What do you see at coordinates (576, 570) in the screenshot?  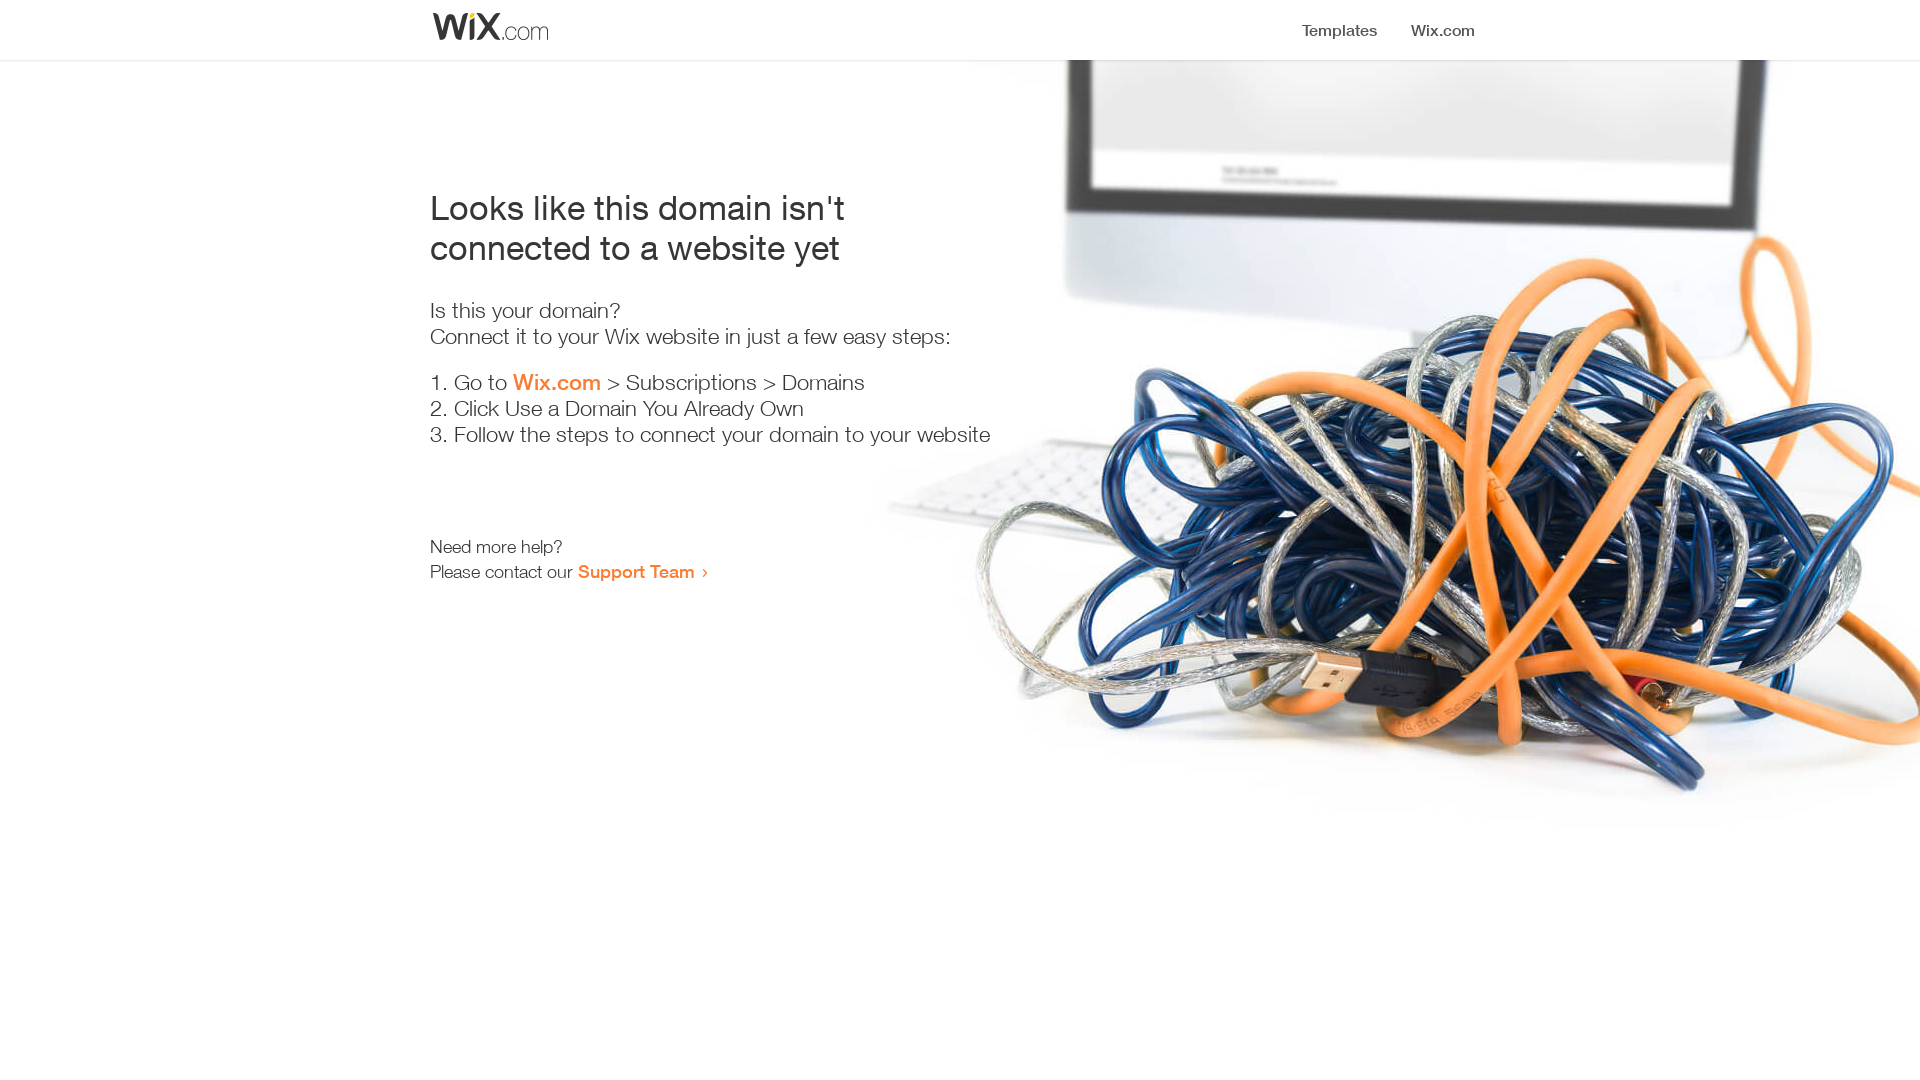 I see `'Support Team'` at bounding box center [576, 570].